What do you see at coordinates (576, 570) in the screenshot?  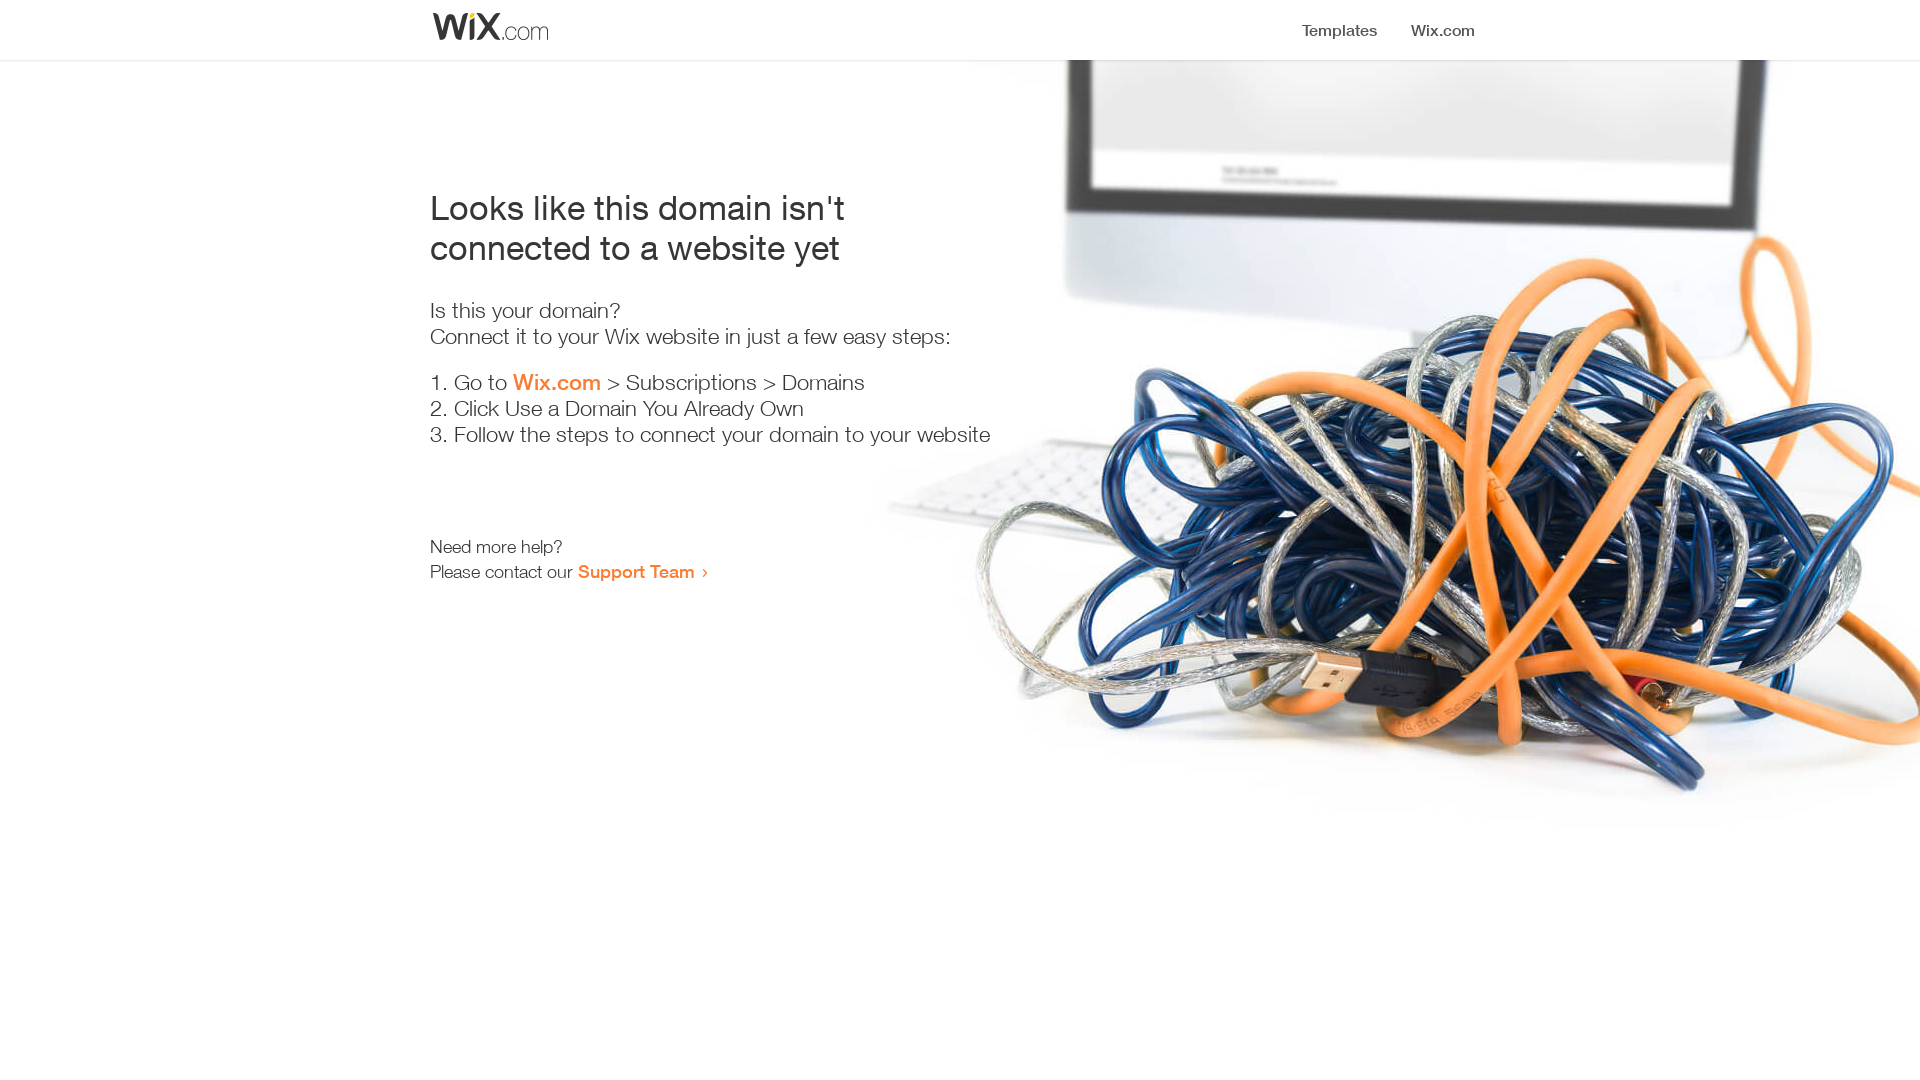 I see `'Support Team'` at bounding box center [576, 570].